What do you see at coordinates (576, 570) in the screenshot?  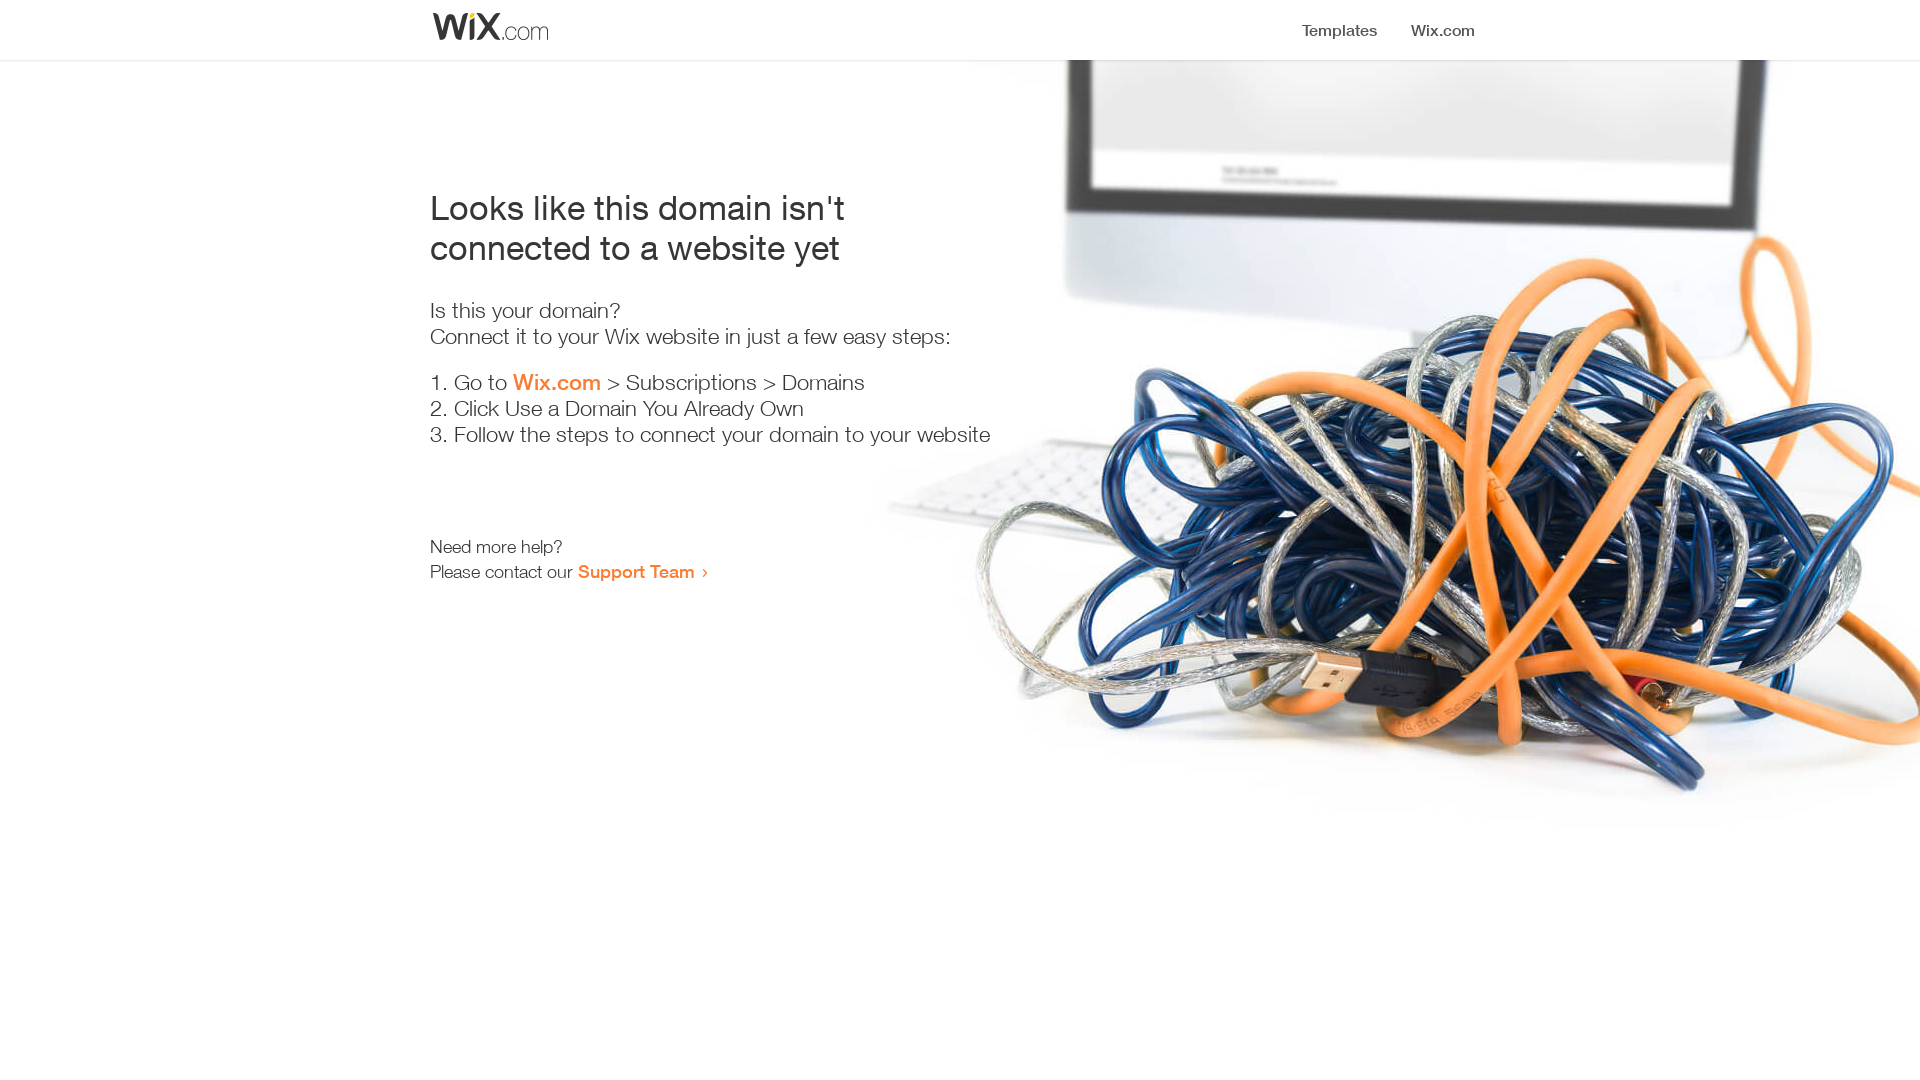 I see `'Support Team'` at bounding box center [576, 570].